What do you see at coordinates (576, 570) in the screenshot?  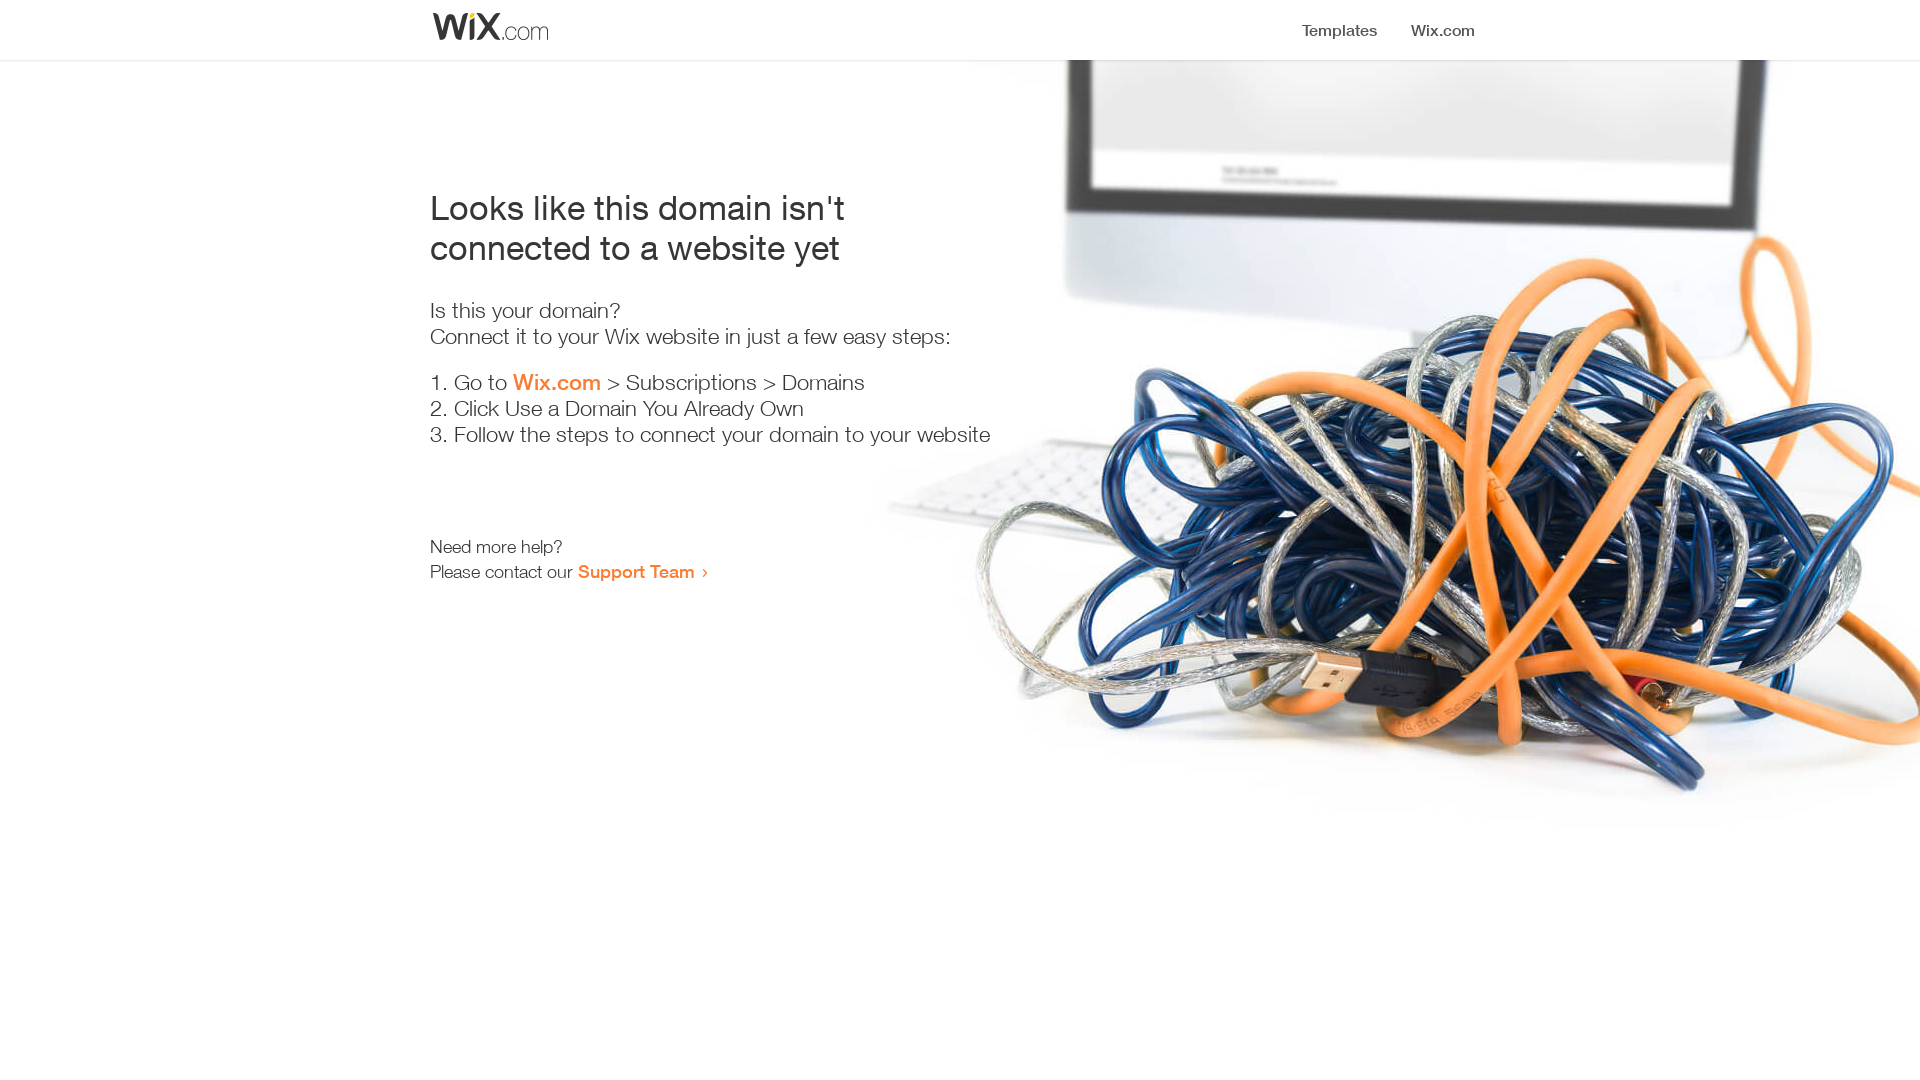 I see `'Support Team'` at bounding box center [576, 570].